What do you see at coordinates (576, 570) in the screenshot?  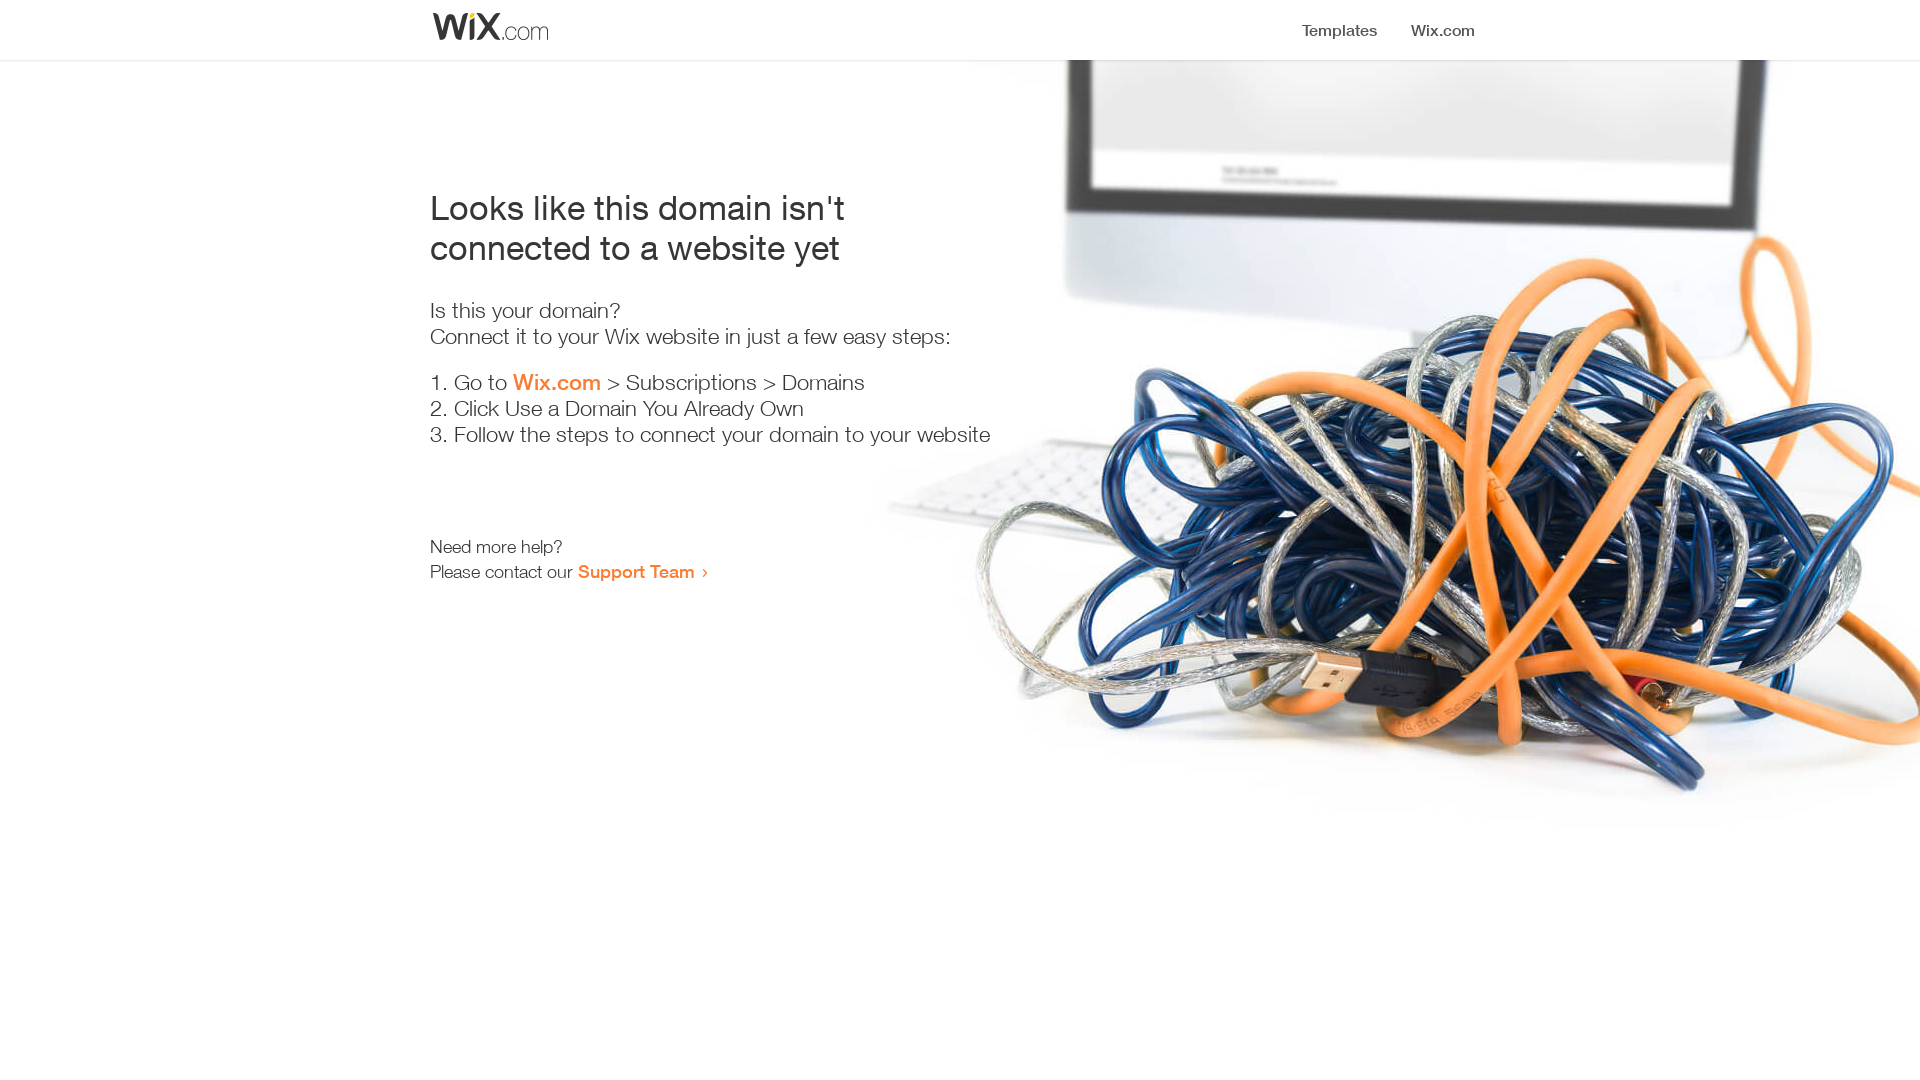 I see `'Support Team'` at bounding box center [576, 570].